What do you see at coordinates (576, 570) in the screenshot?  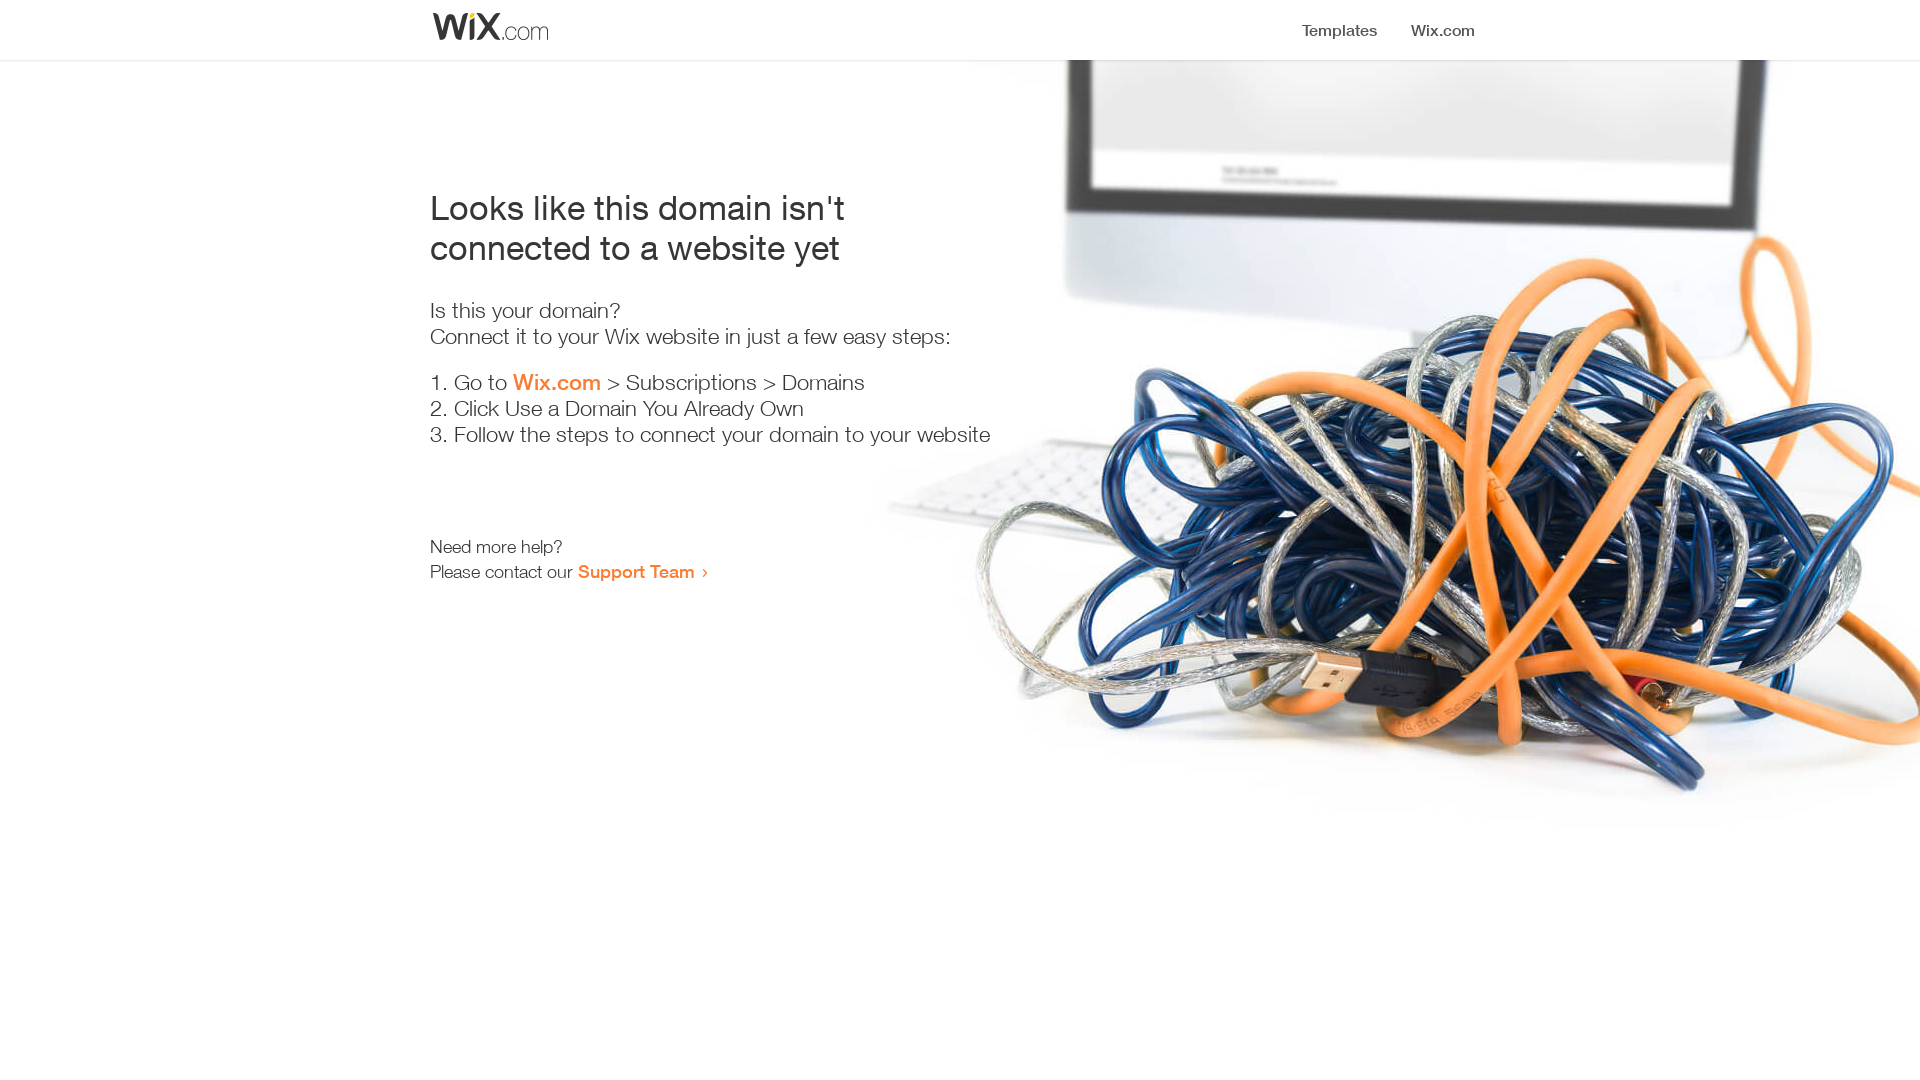 I see `'Support Team'` at bounding box center [576, 570].